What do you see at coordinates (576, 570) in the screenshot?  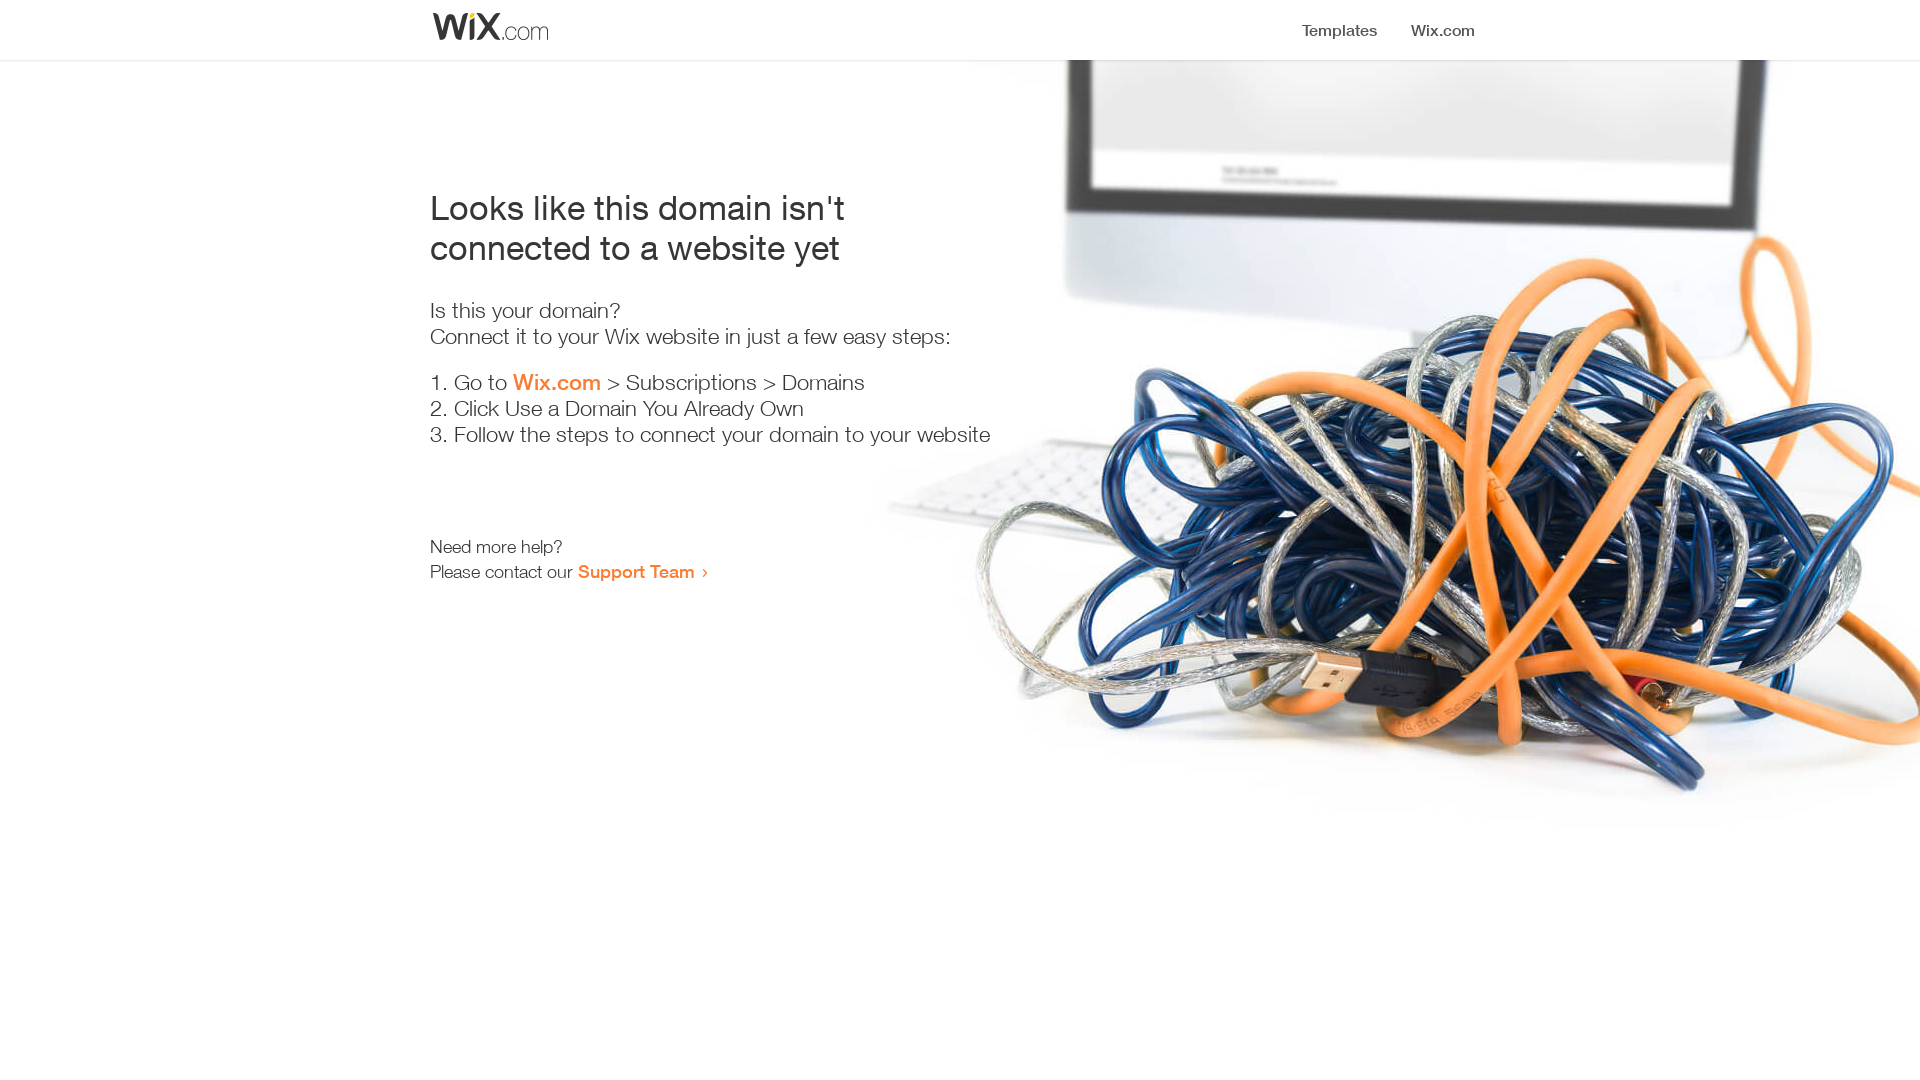 I see `'Support Team'` at bounding box center [576, 570].